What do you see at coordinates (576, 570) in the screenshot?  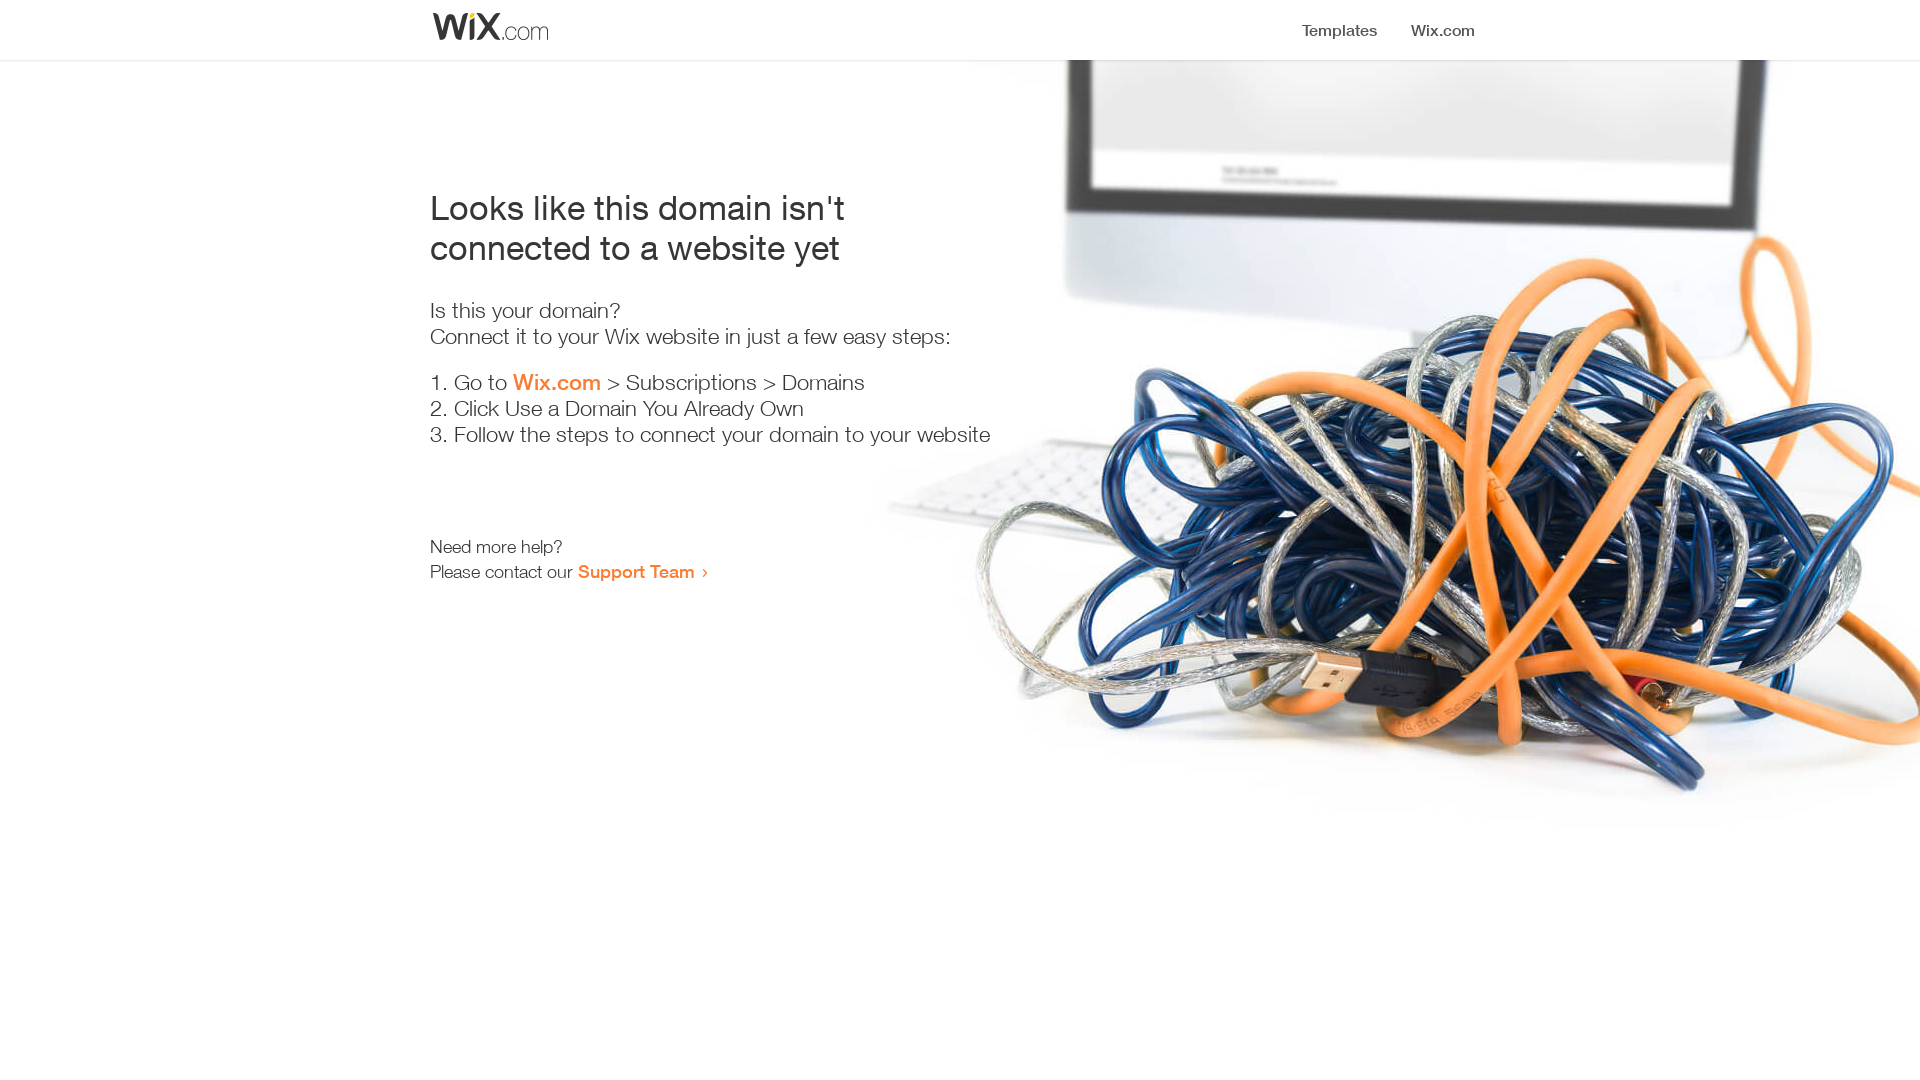 I see `'Support Team'` at bounding box center [576, 570].